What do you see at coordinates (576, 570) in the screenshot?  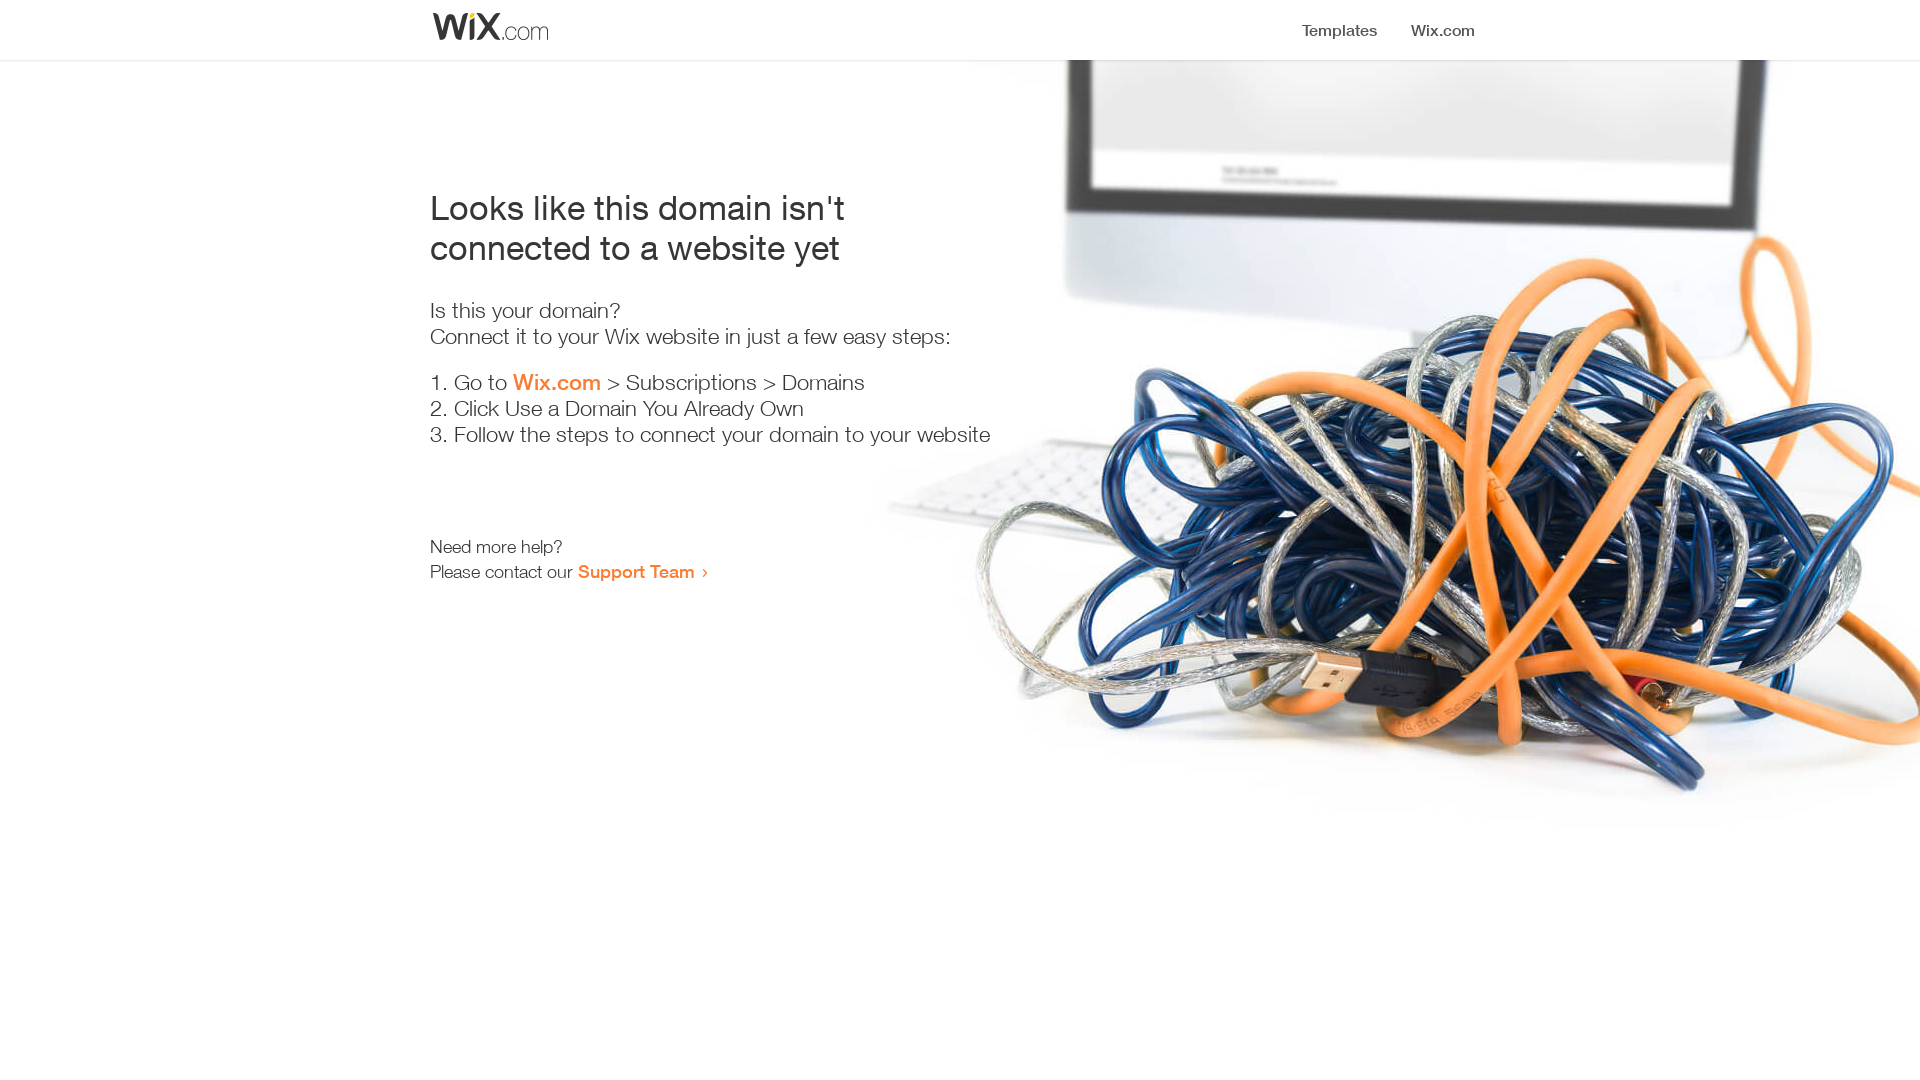 I see `'Support Team'` at bounding box center [576, 570].